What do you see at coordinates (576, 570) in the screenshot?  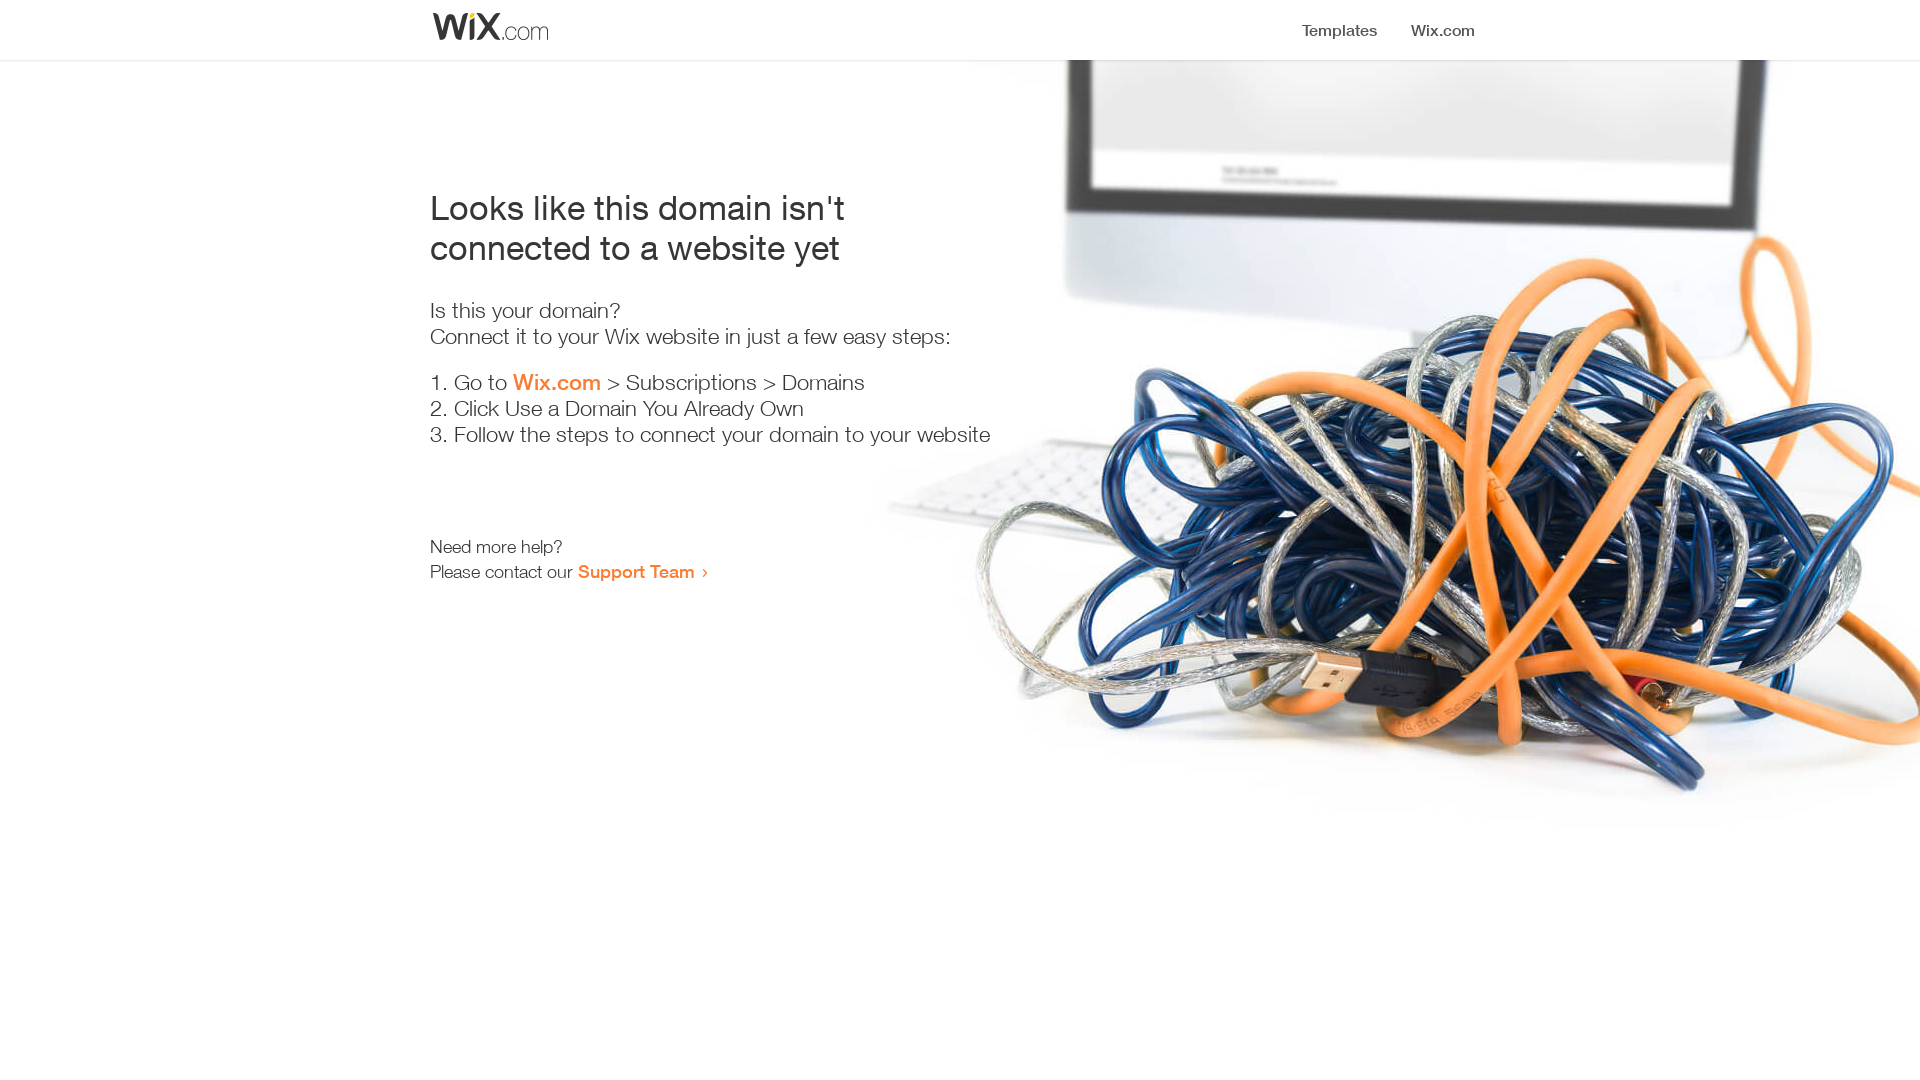 I see `'Support Team'` at bounding box center [576, 570].